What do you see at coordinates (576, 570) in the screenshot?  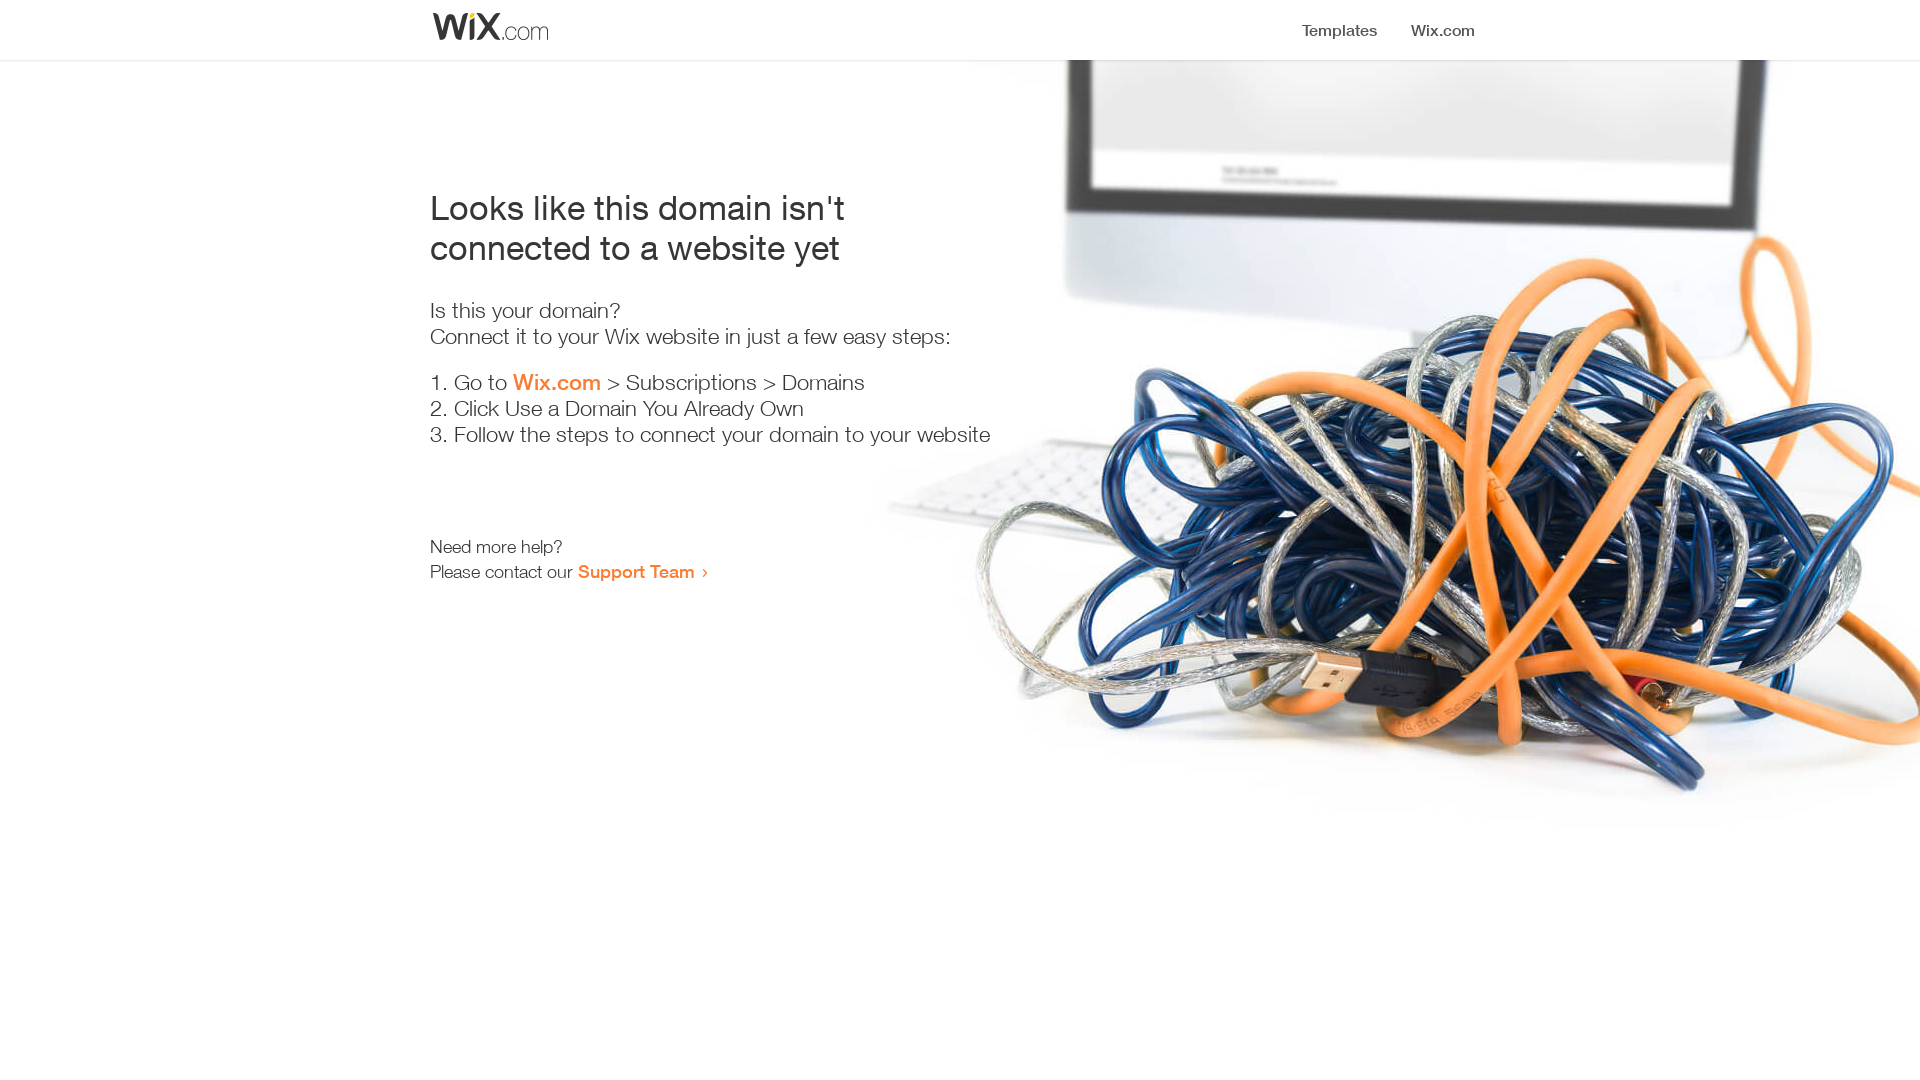 I see `'Support Team'` at bounding box center [576, 570].